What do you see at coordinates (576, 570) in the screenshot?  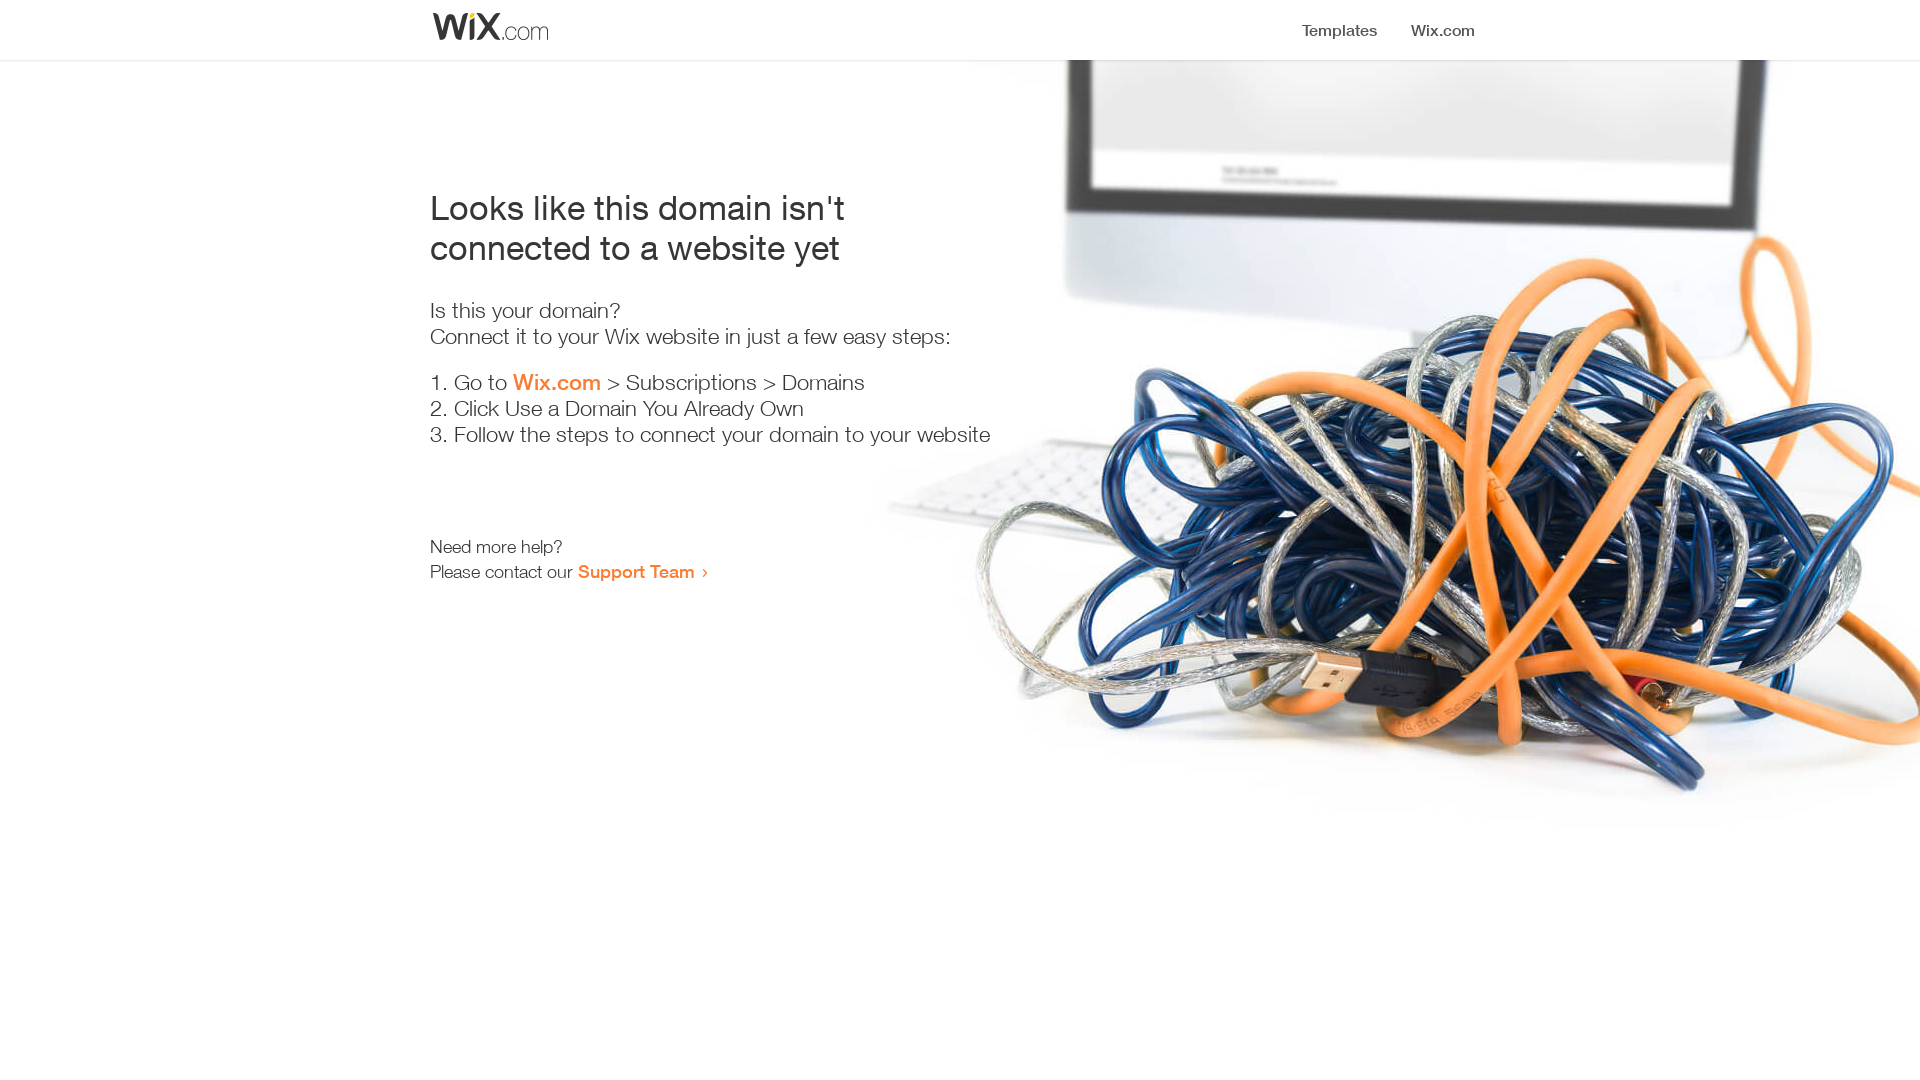 I see `'Support Team'` at bounding box center [576, 570].